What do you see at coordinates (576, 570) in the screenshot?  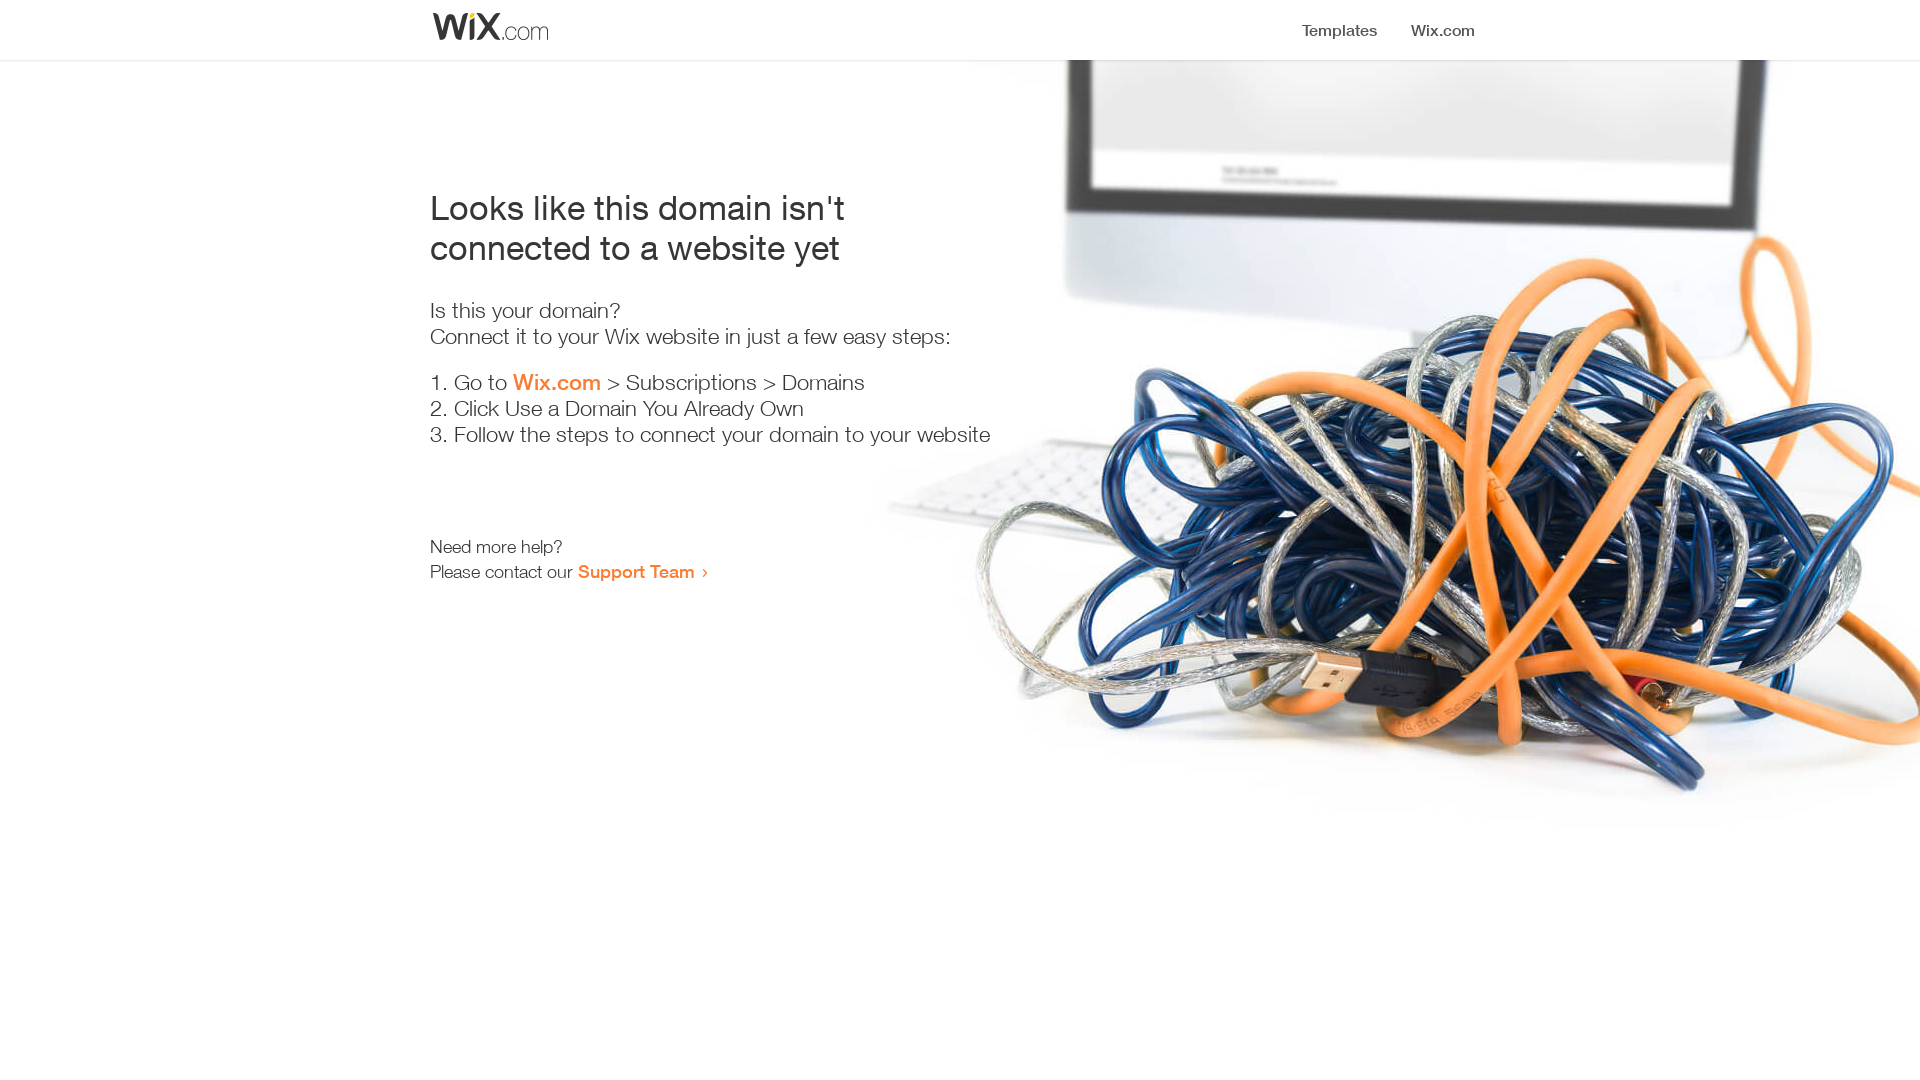 I see `'Support Team'` at bounding box center [576, 570].